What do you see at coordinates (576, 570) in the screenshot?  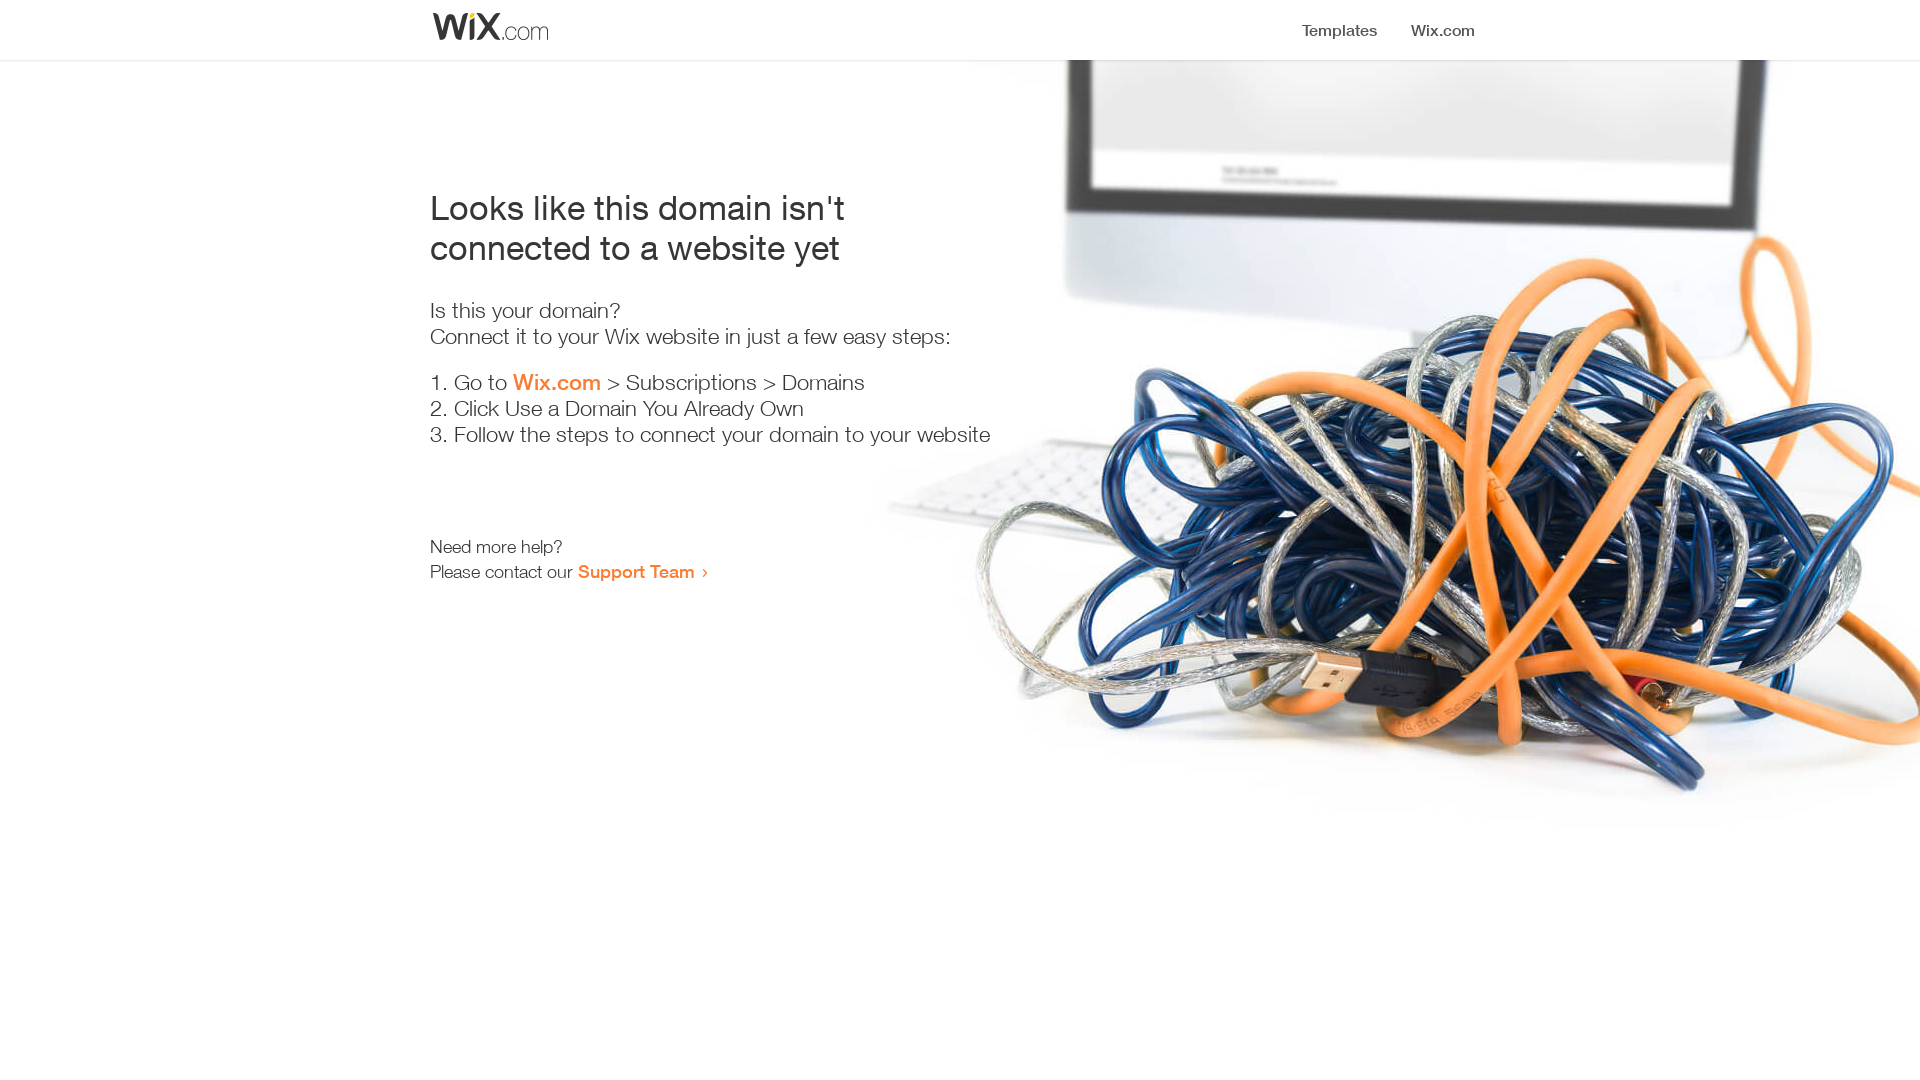 I see `'Support Team'` at bounding box center [576, 570].